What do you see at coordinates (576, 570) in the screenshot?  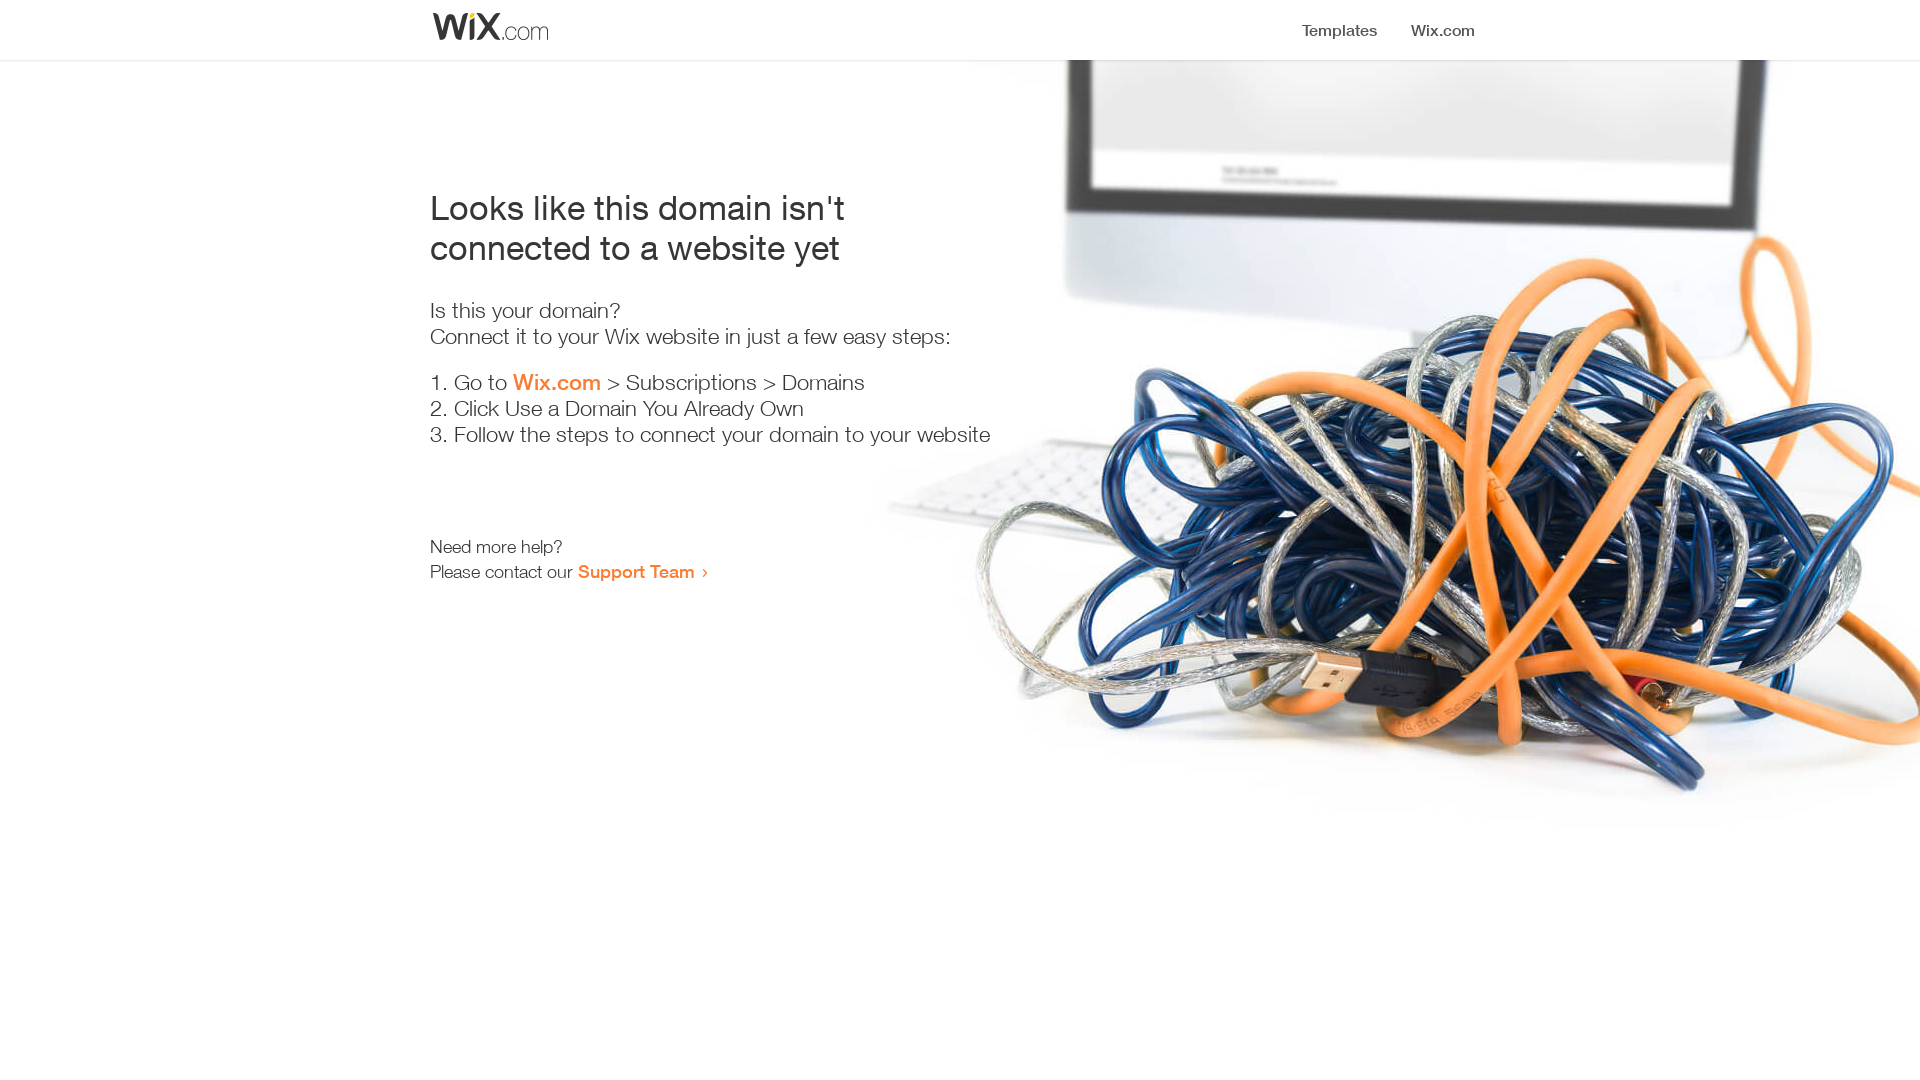 I see `'Support Team'` at bounding box center [576, 570].